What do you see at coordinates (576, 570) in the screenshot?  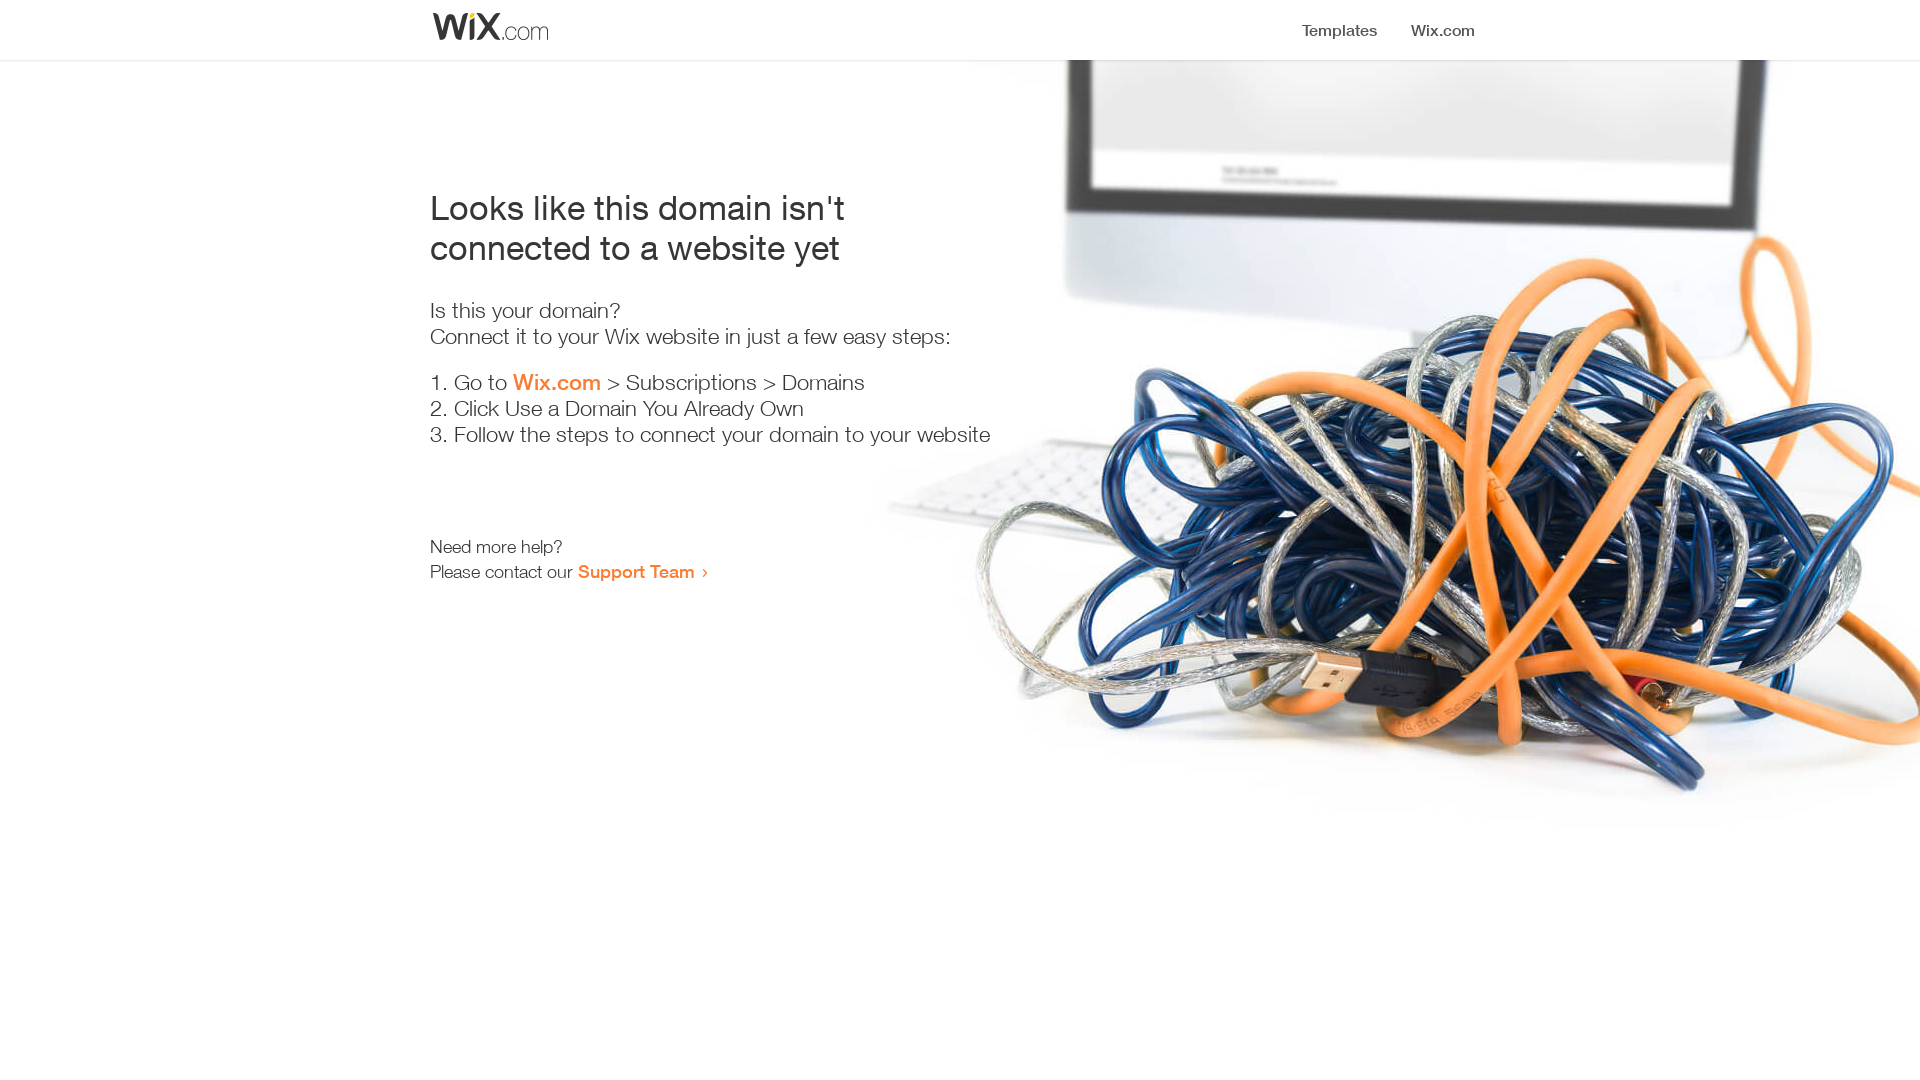 I see `'Support Team'` at bounding box center [576, 570].